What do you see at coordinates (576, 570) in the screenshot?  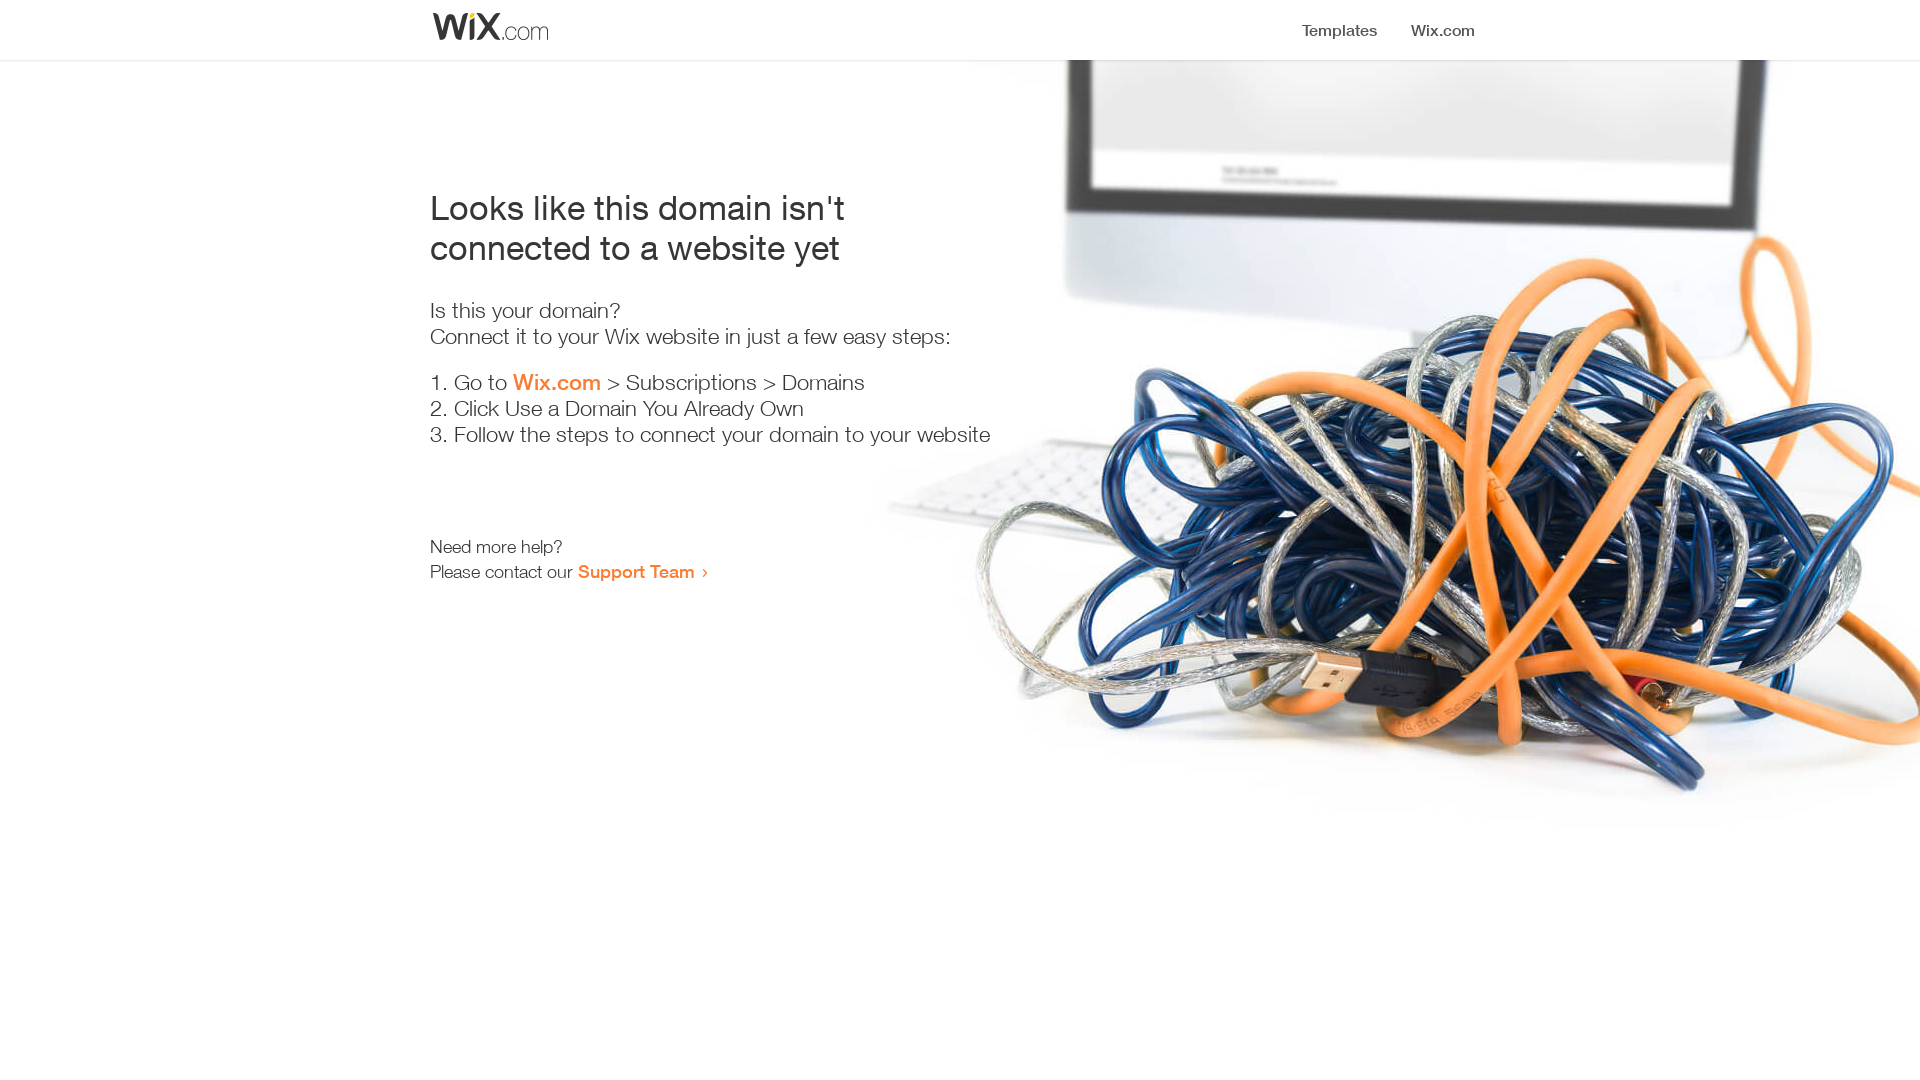 I see `'Support Team'` at bounding box center [576, 570].